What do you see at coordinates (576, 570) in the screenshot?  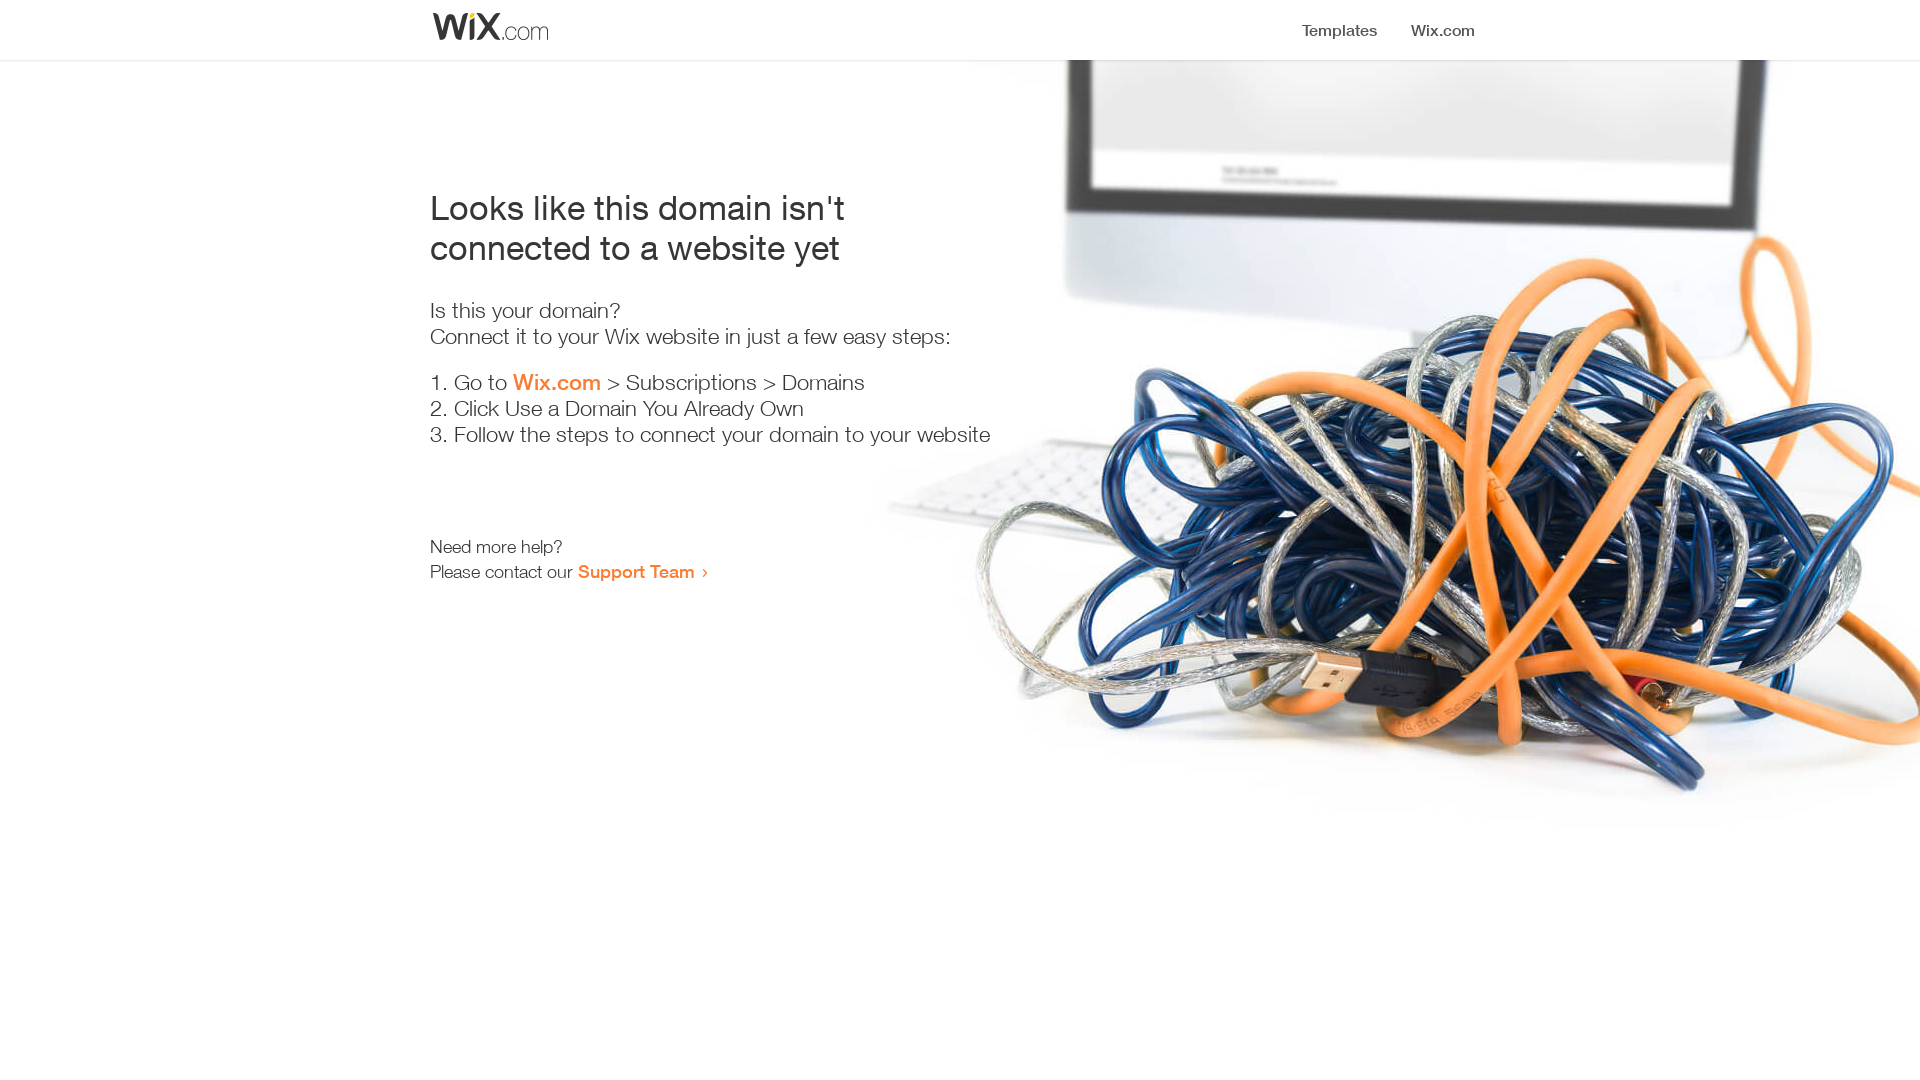 I see `'Support Team'` at bounding box center [576, 570].